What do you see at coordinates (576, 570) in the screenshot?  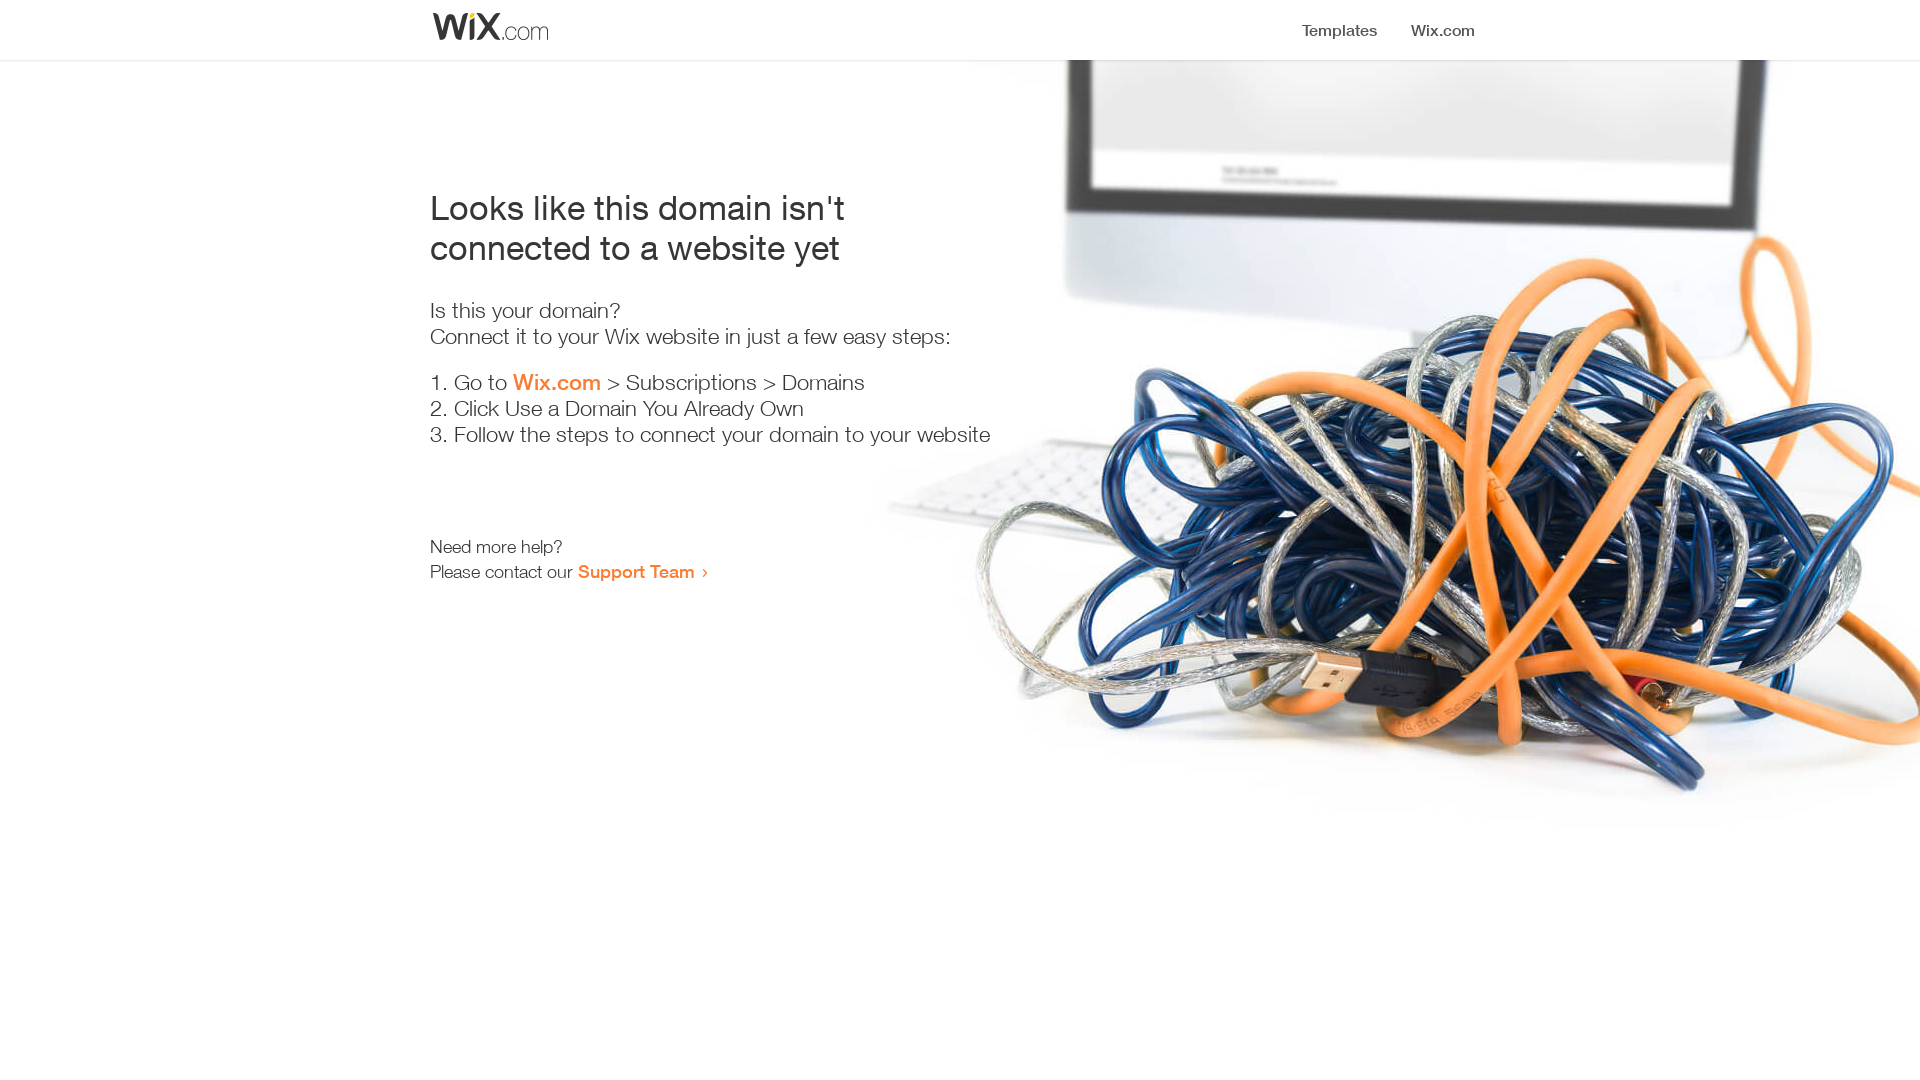 I see `'Support Team'` at bounding box center [576, 570].